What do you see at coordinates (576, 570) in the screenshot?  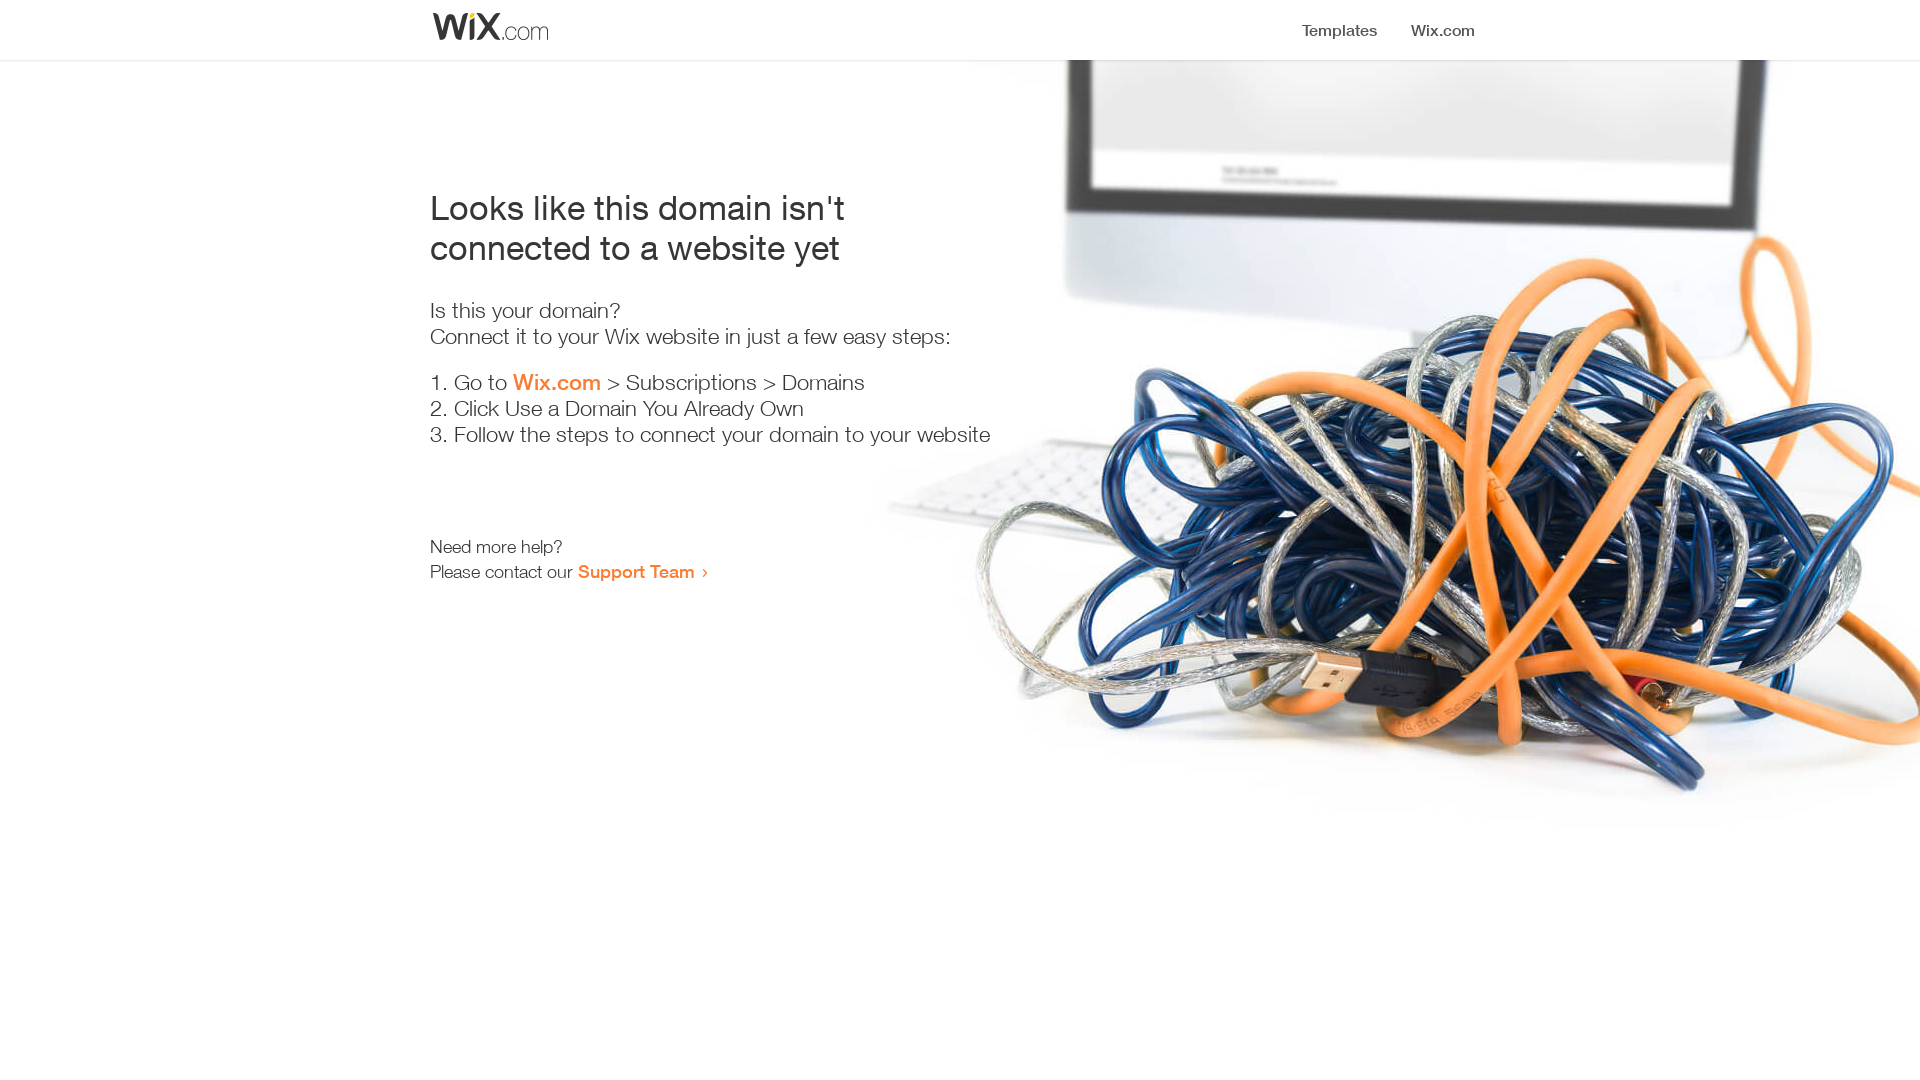 I see `'Support Team'` at bounding box center [576, 570].